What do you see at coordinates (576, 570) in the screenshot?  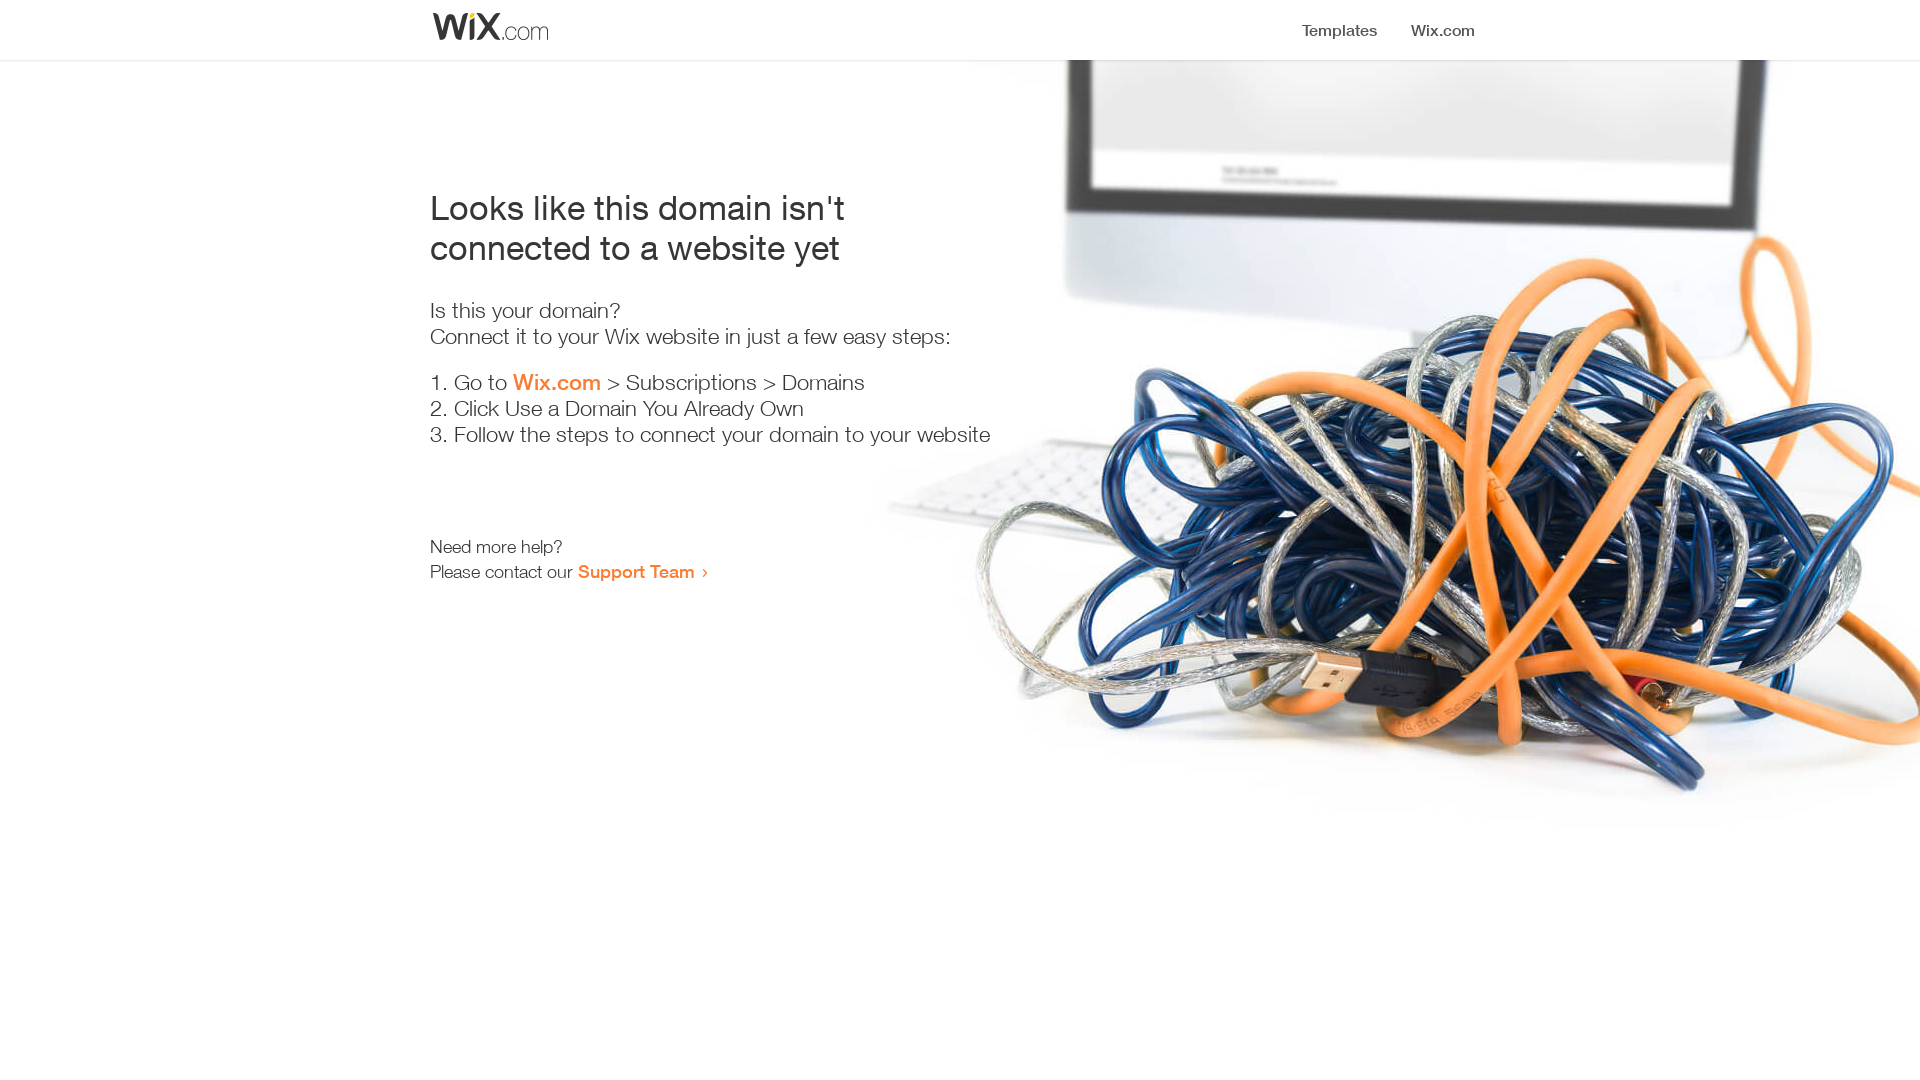 I see `'Support Team'` at bounding box center [576, 570].